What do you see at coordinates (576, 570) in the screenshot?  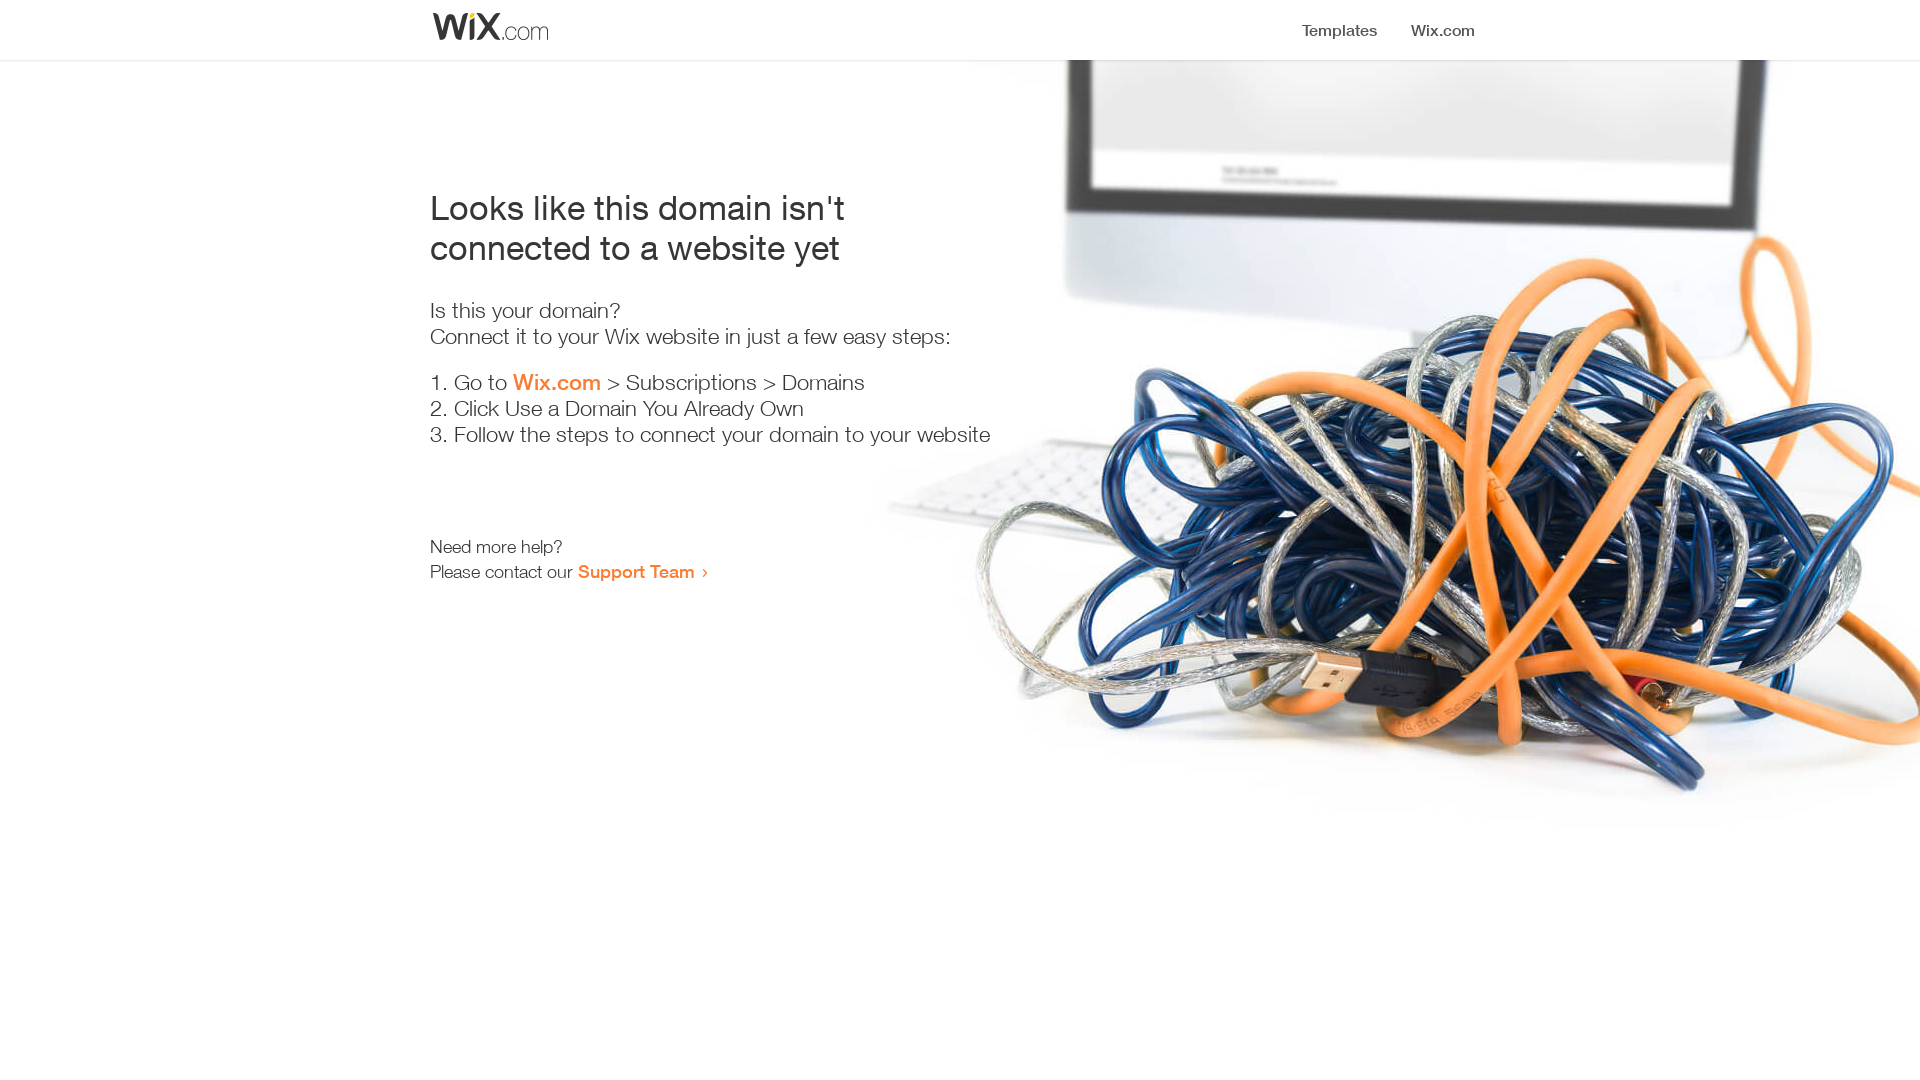 I see `'Support Team'` at bounding box center [576, 570].